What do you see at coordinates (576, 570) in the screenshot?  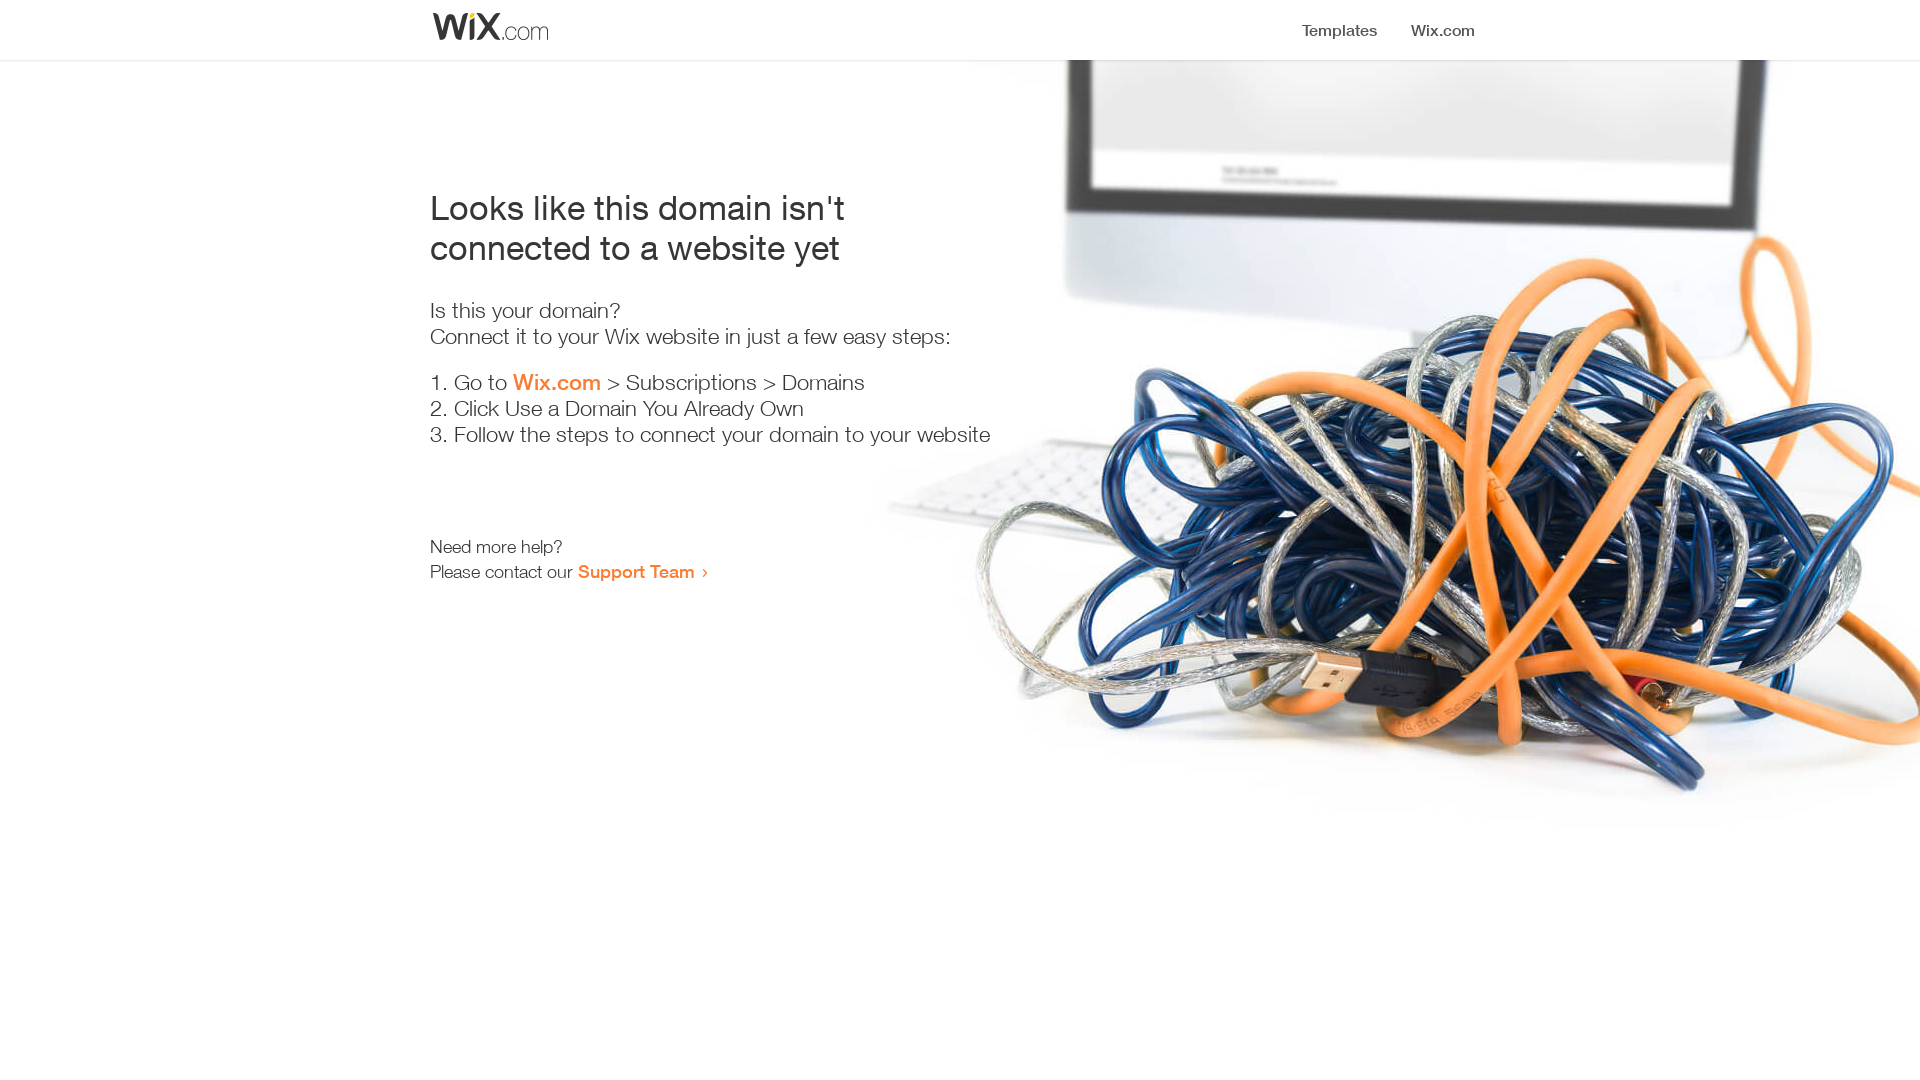 I see `'Support Team'` at bounding box center [576, 570].